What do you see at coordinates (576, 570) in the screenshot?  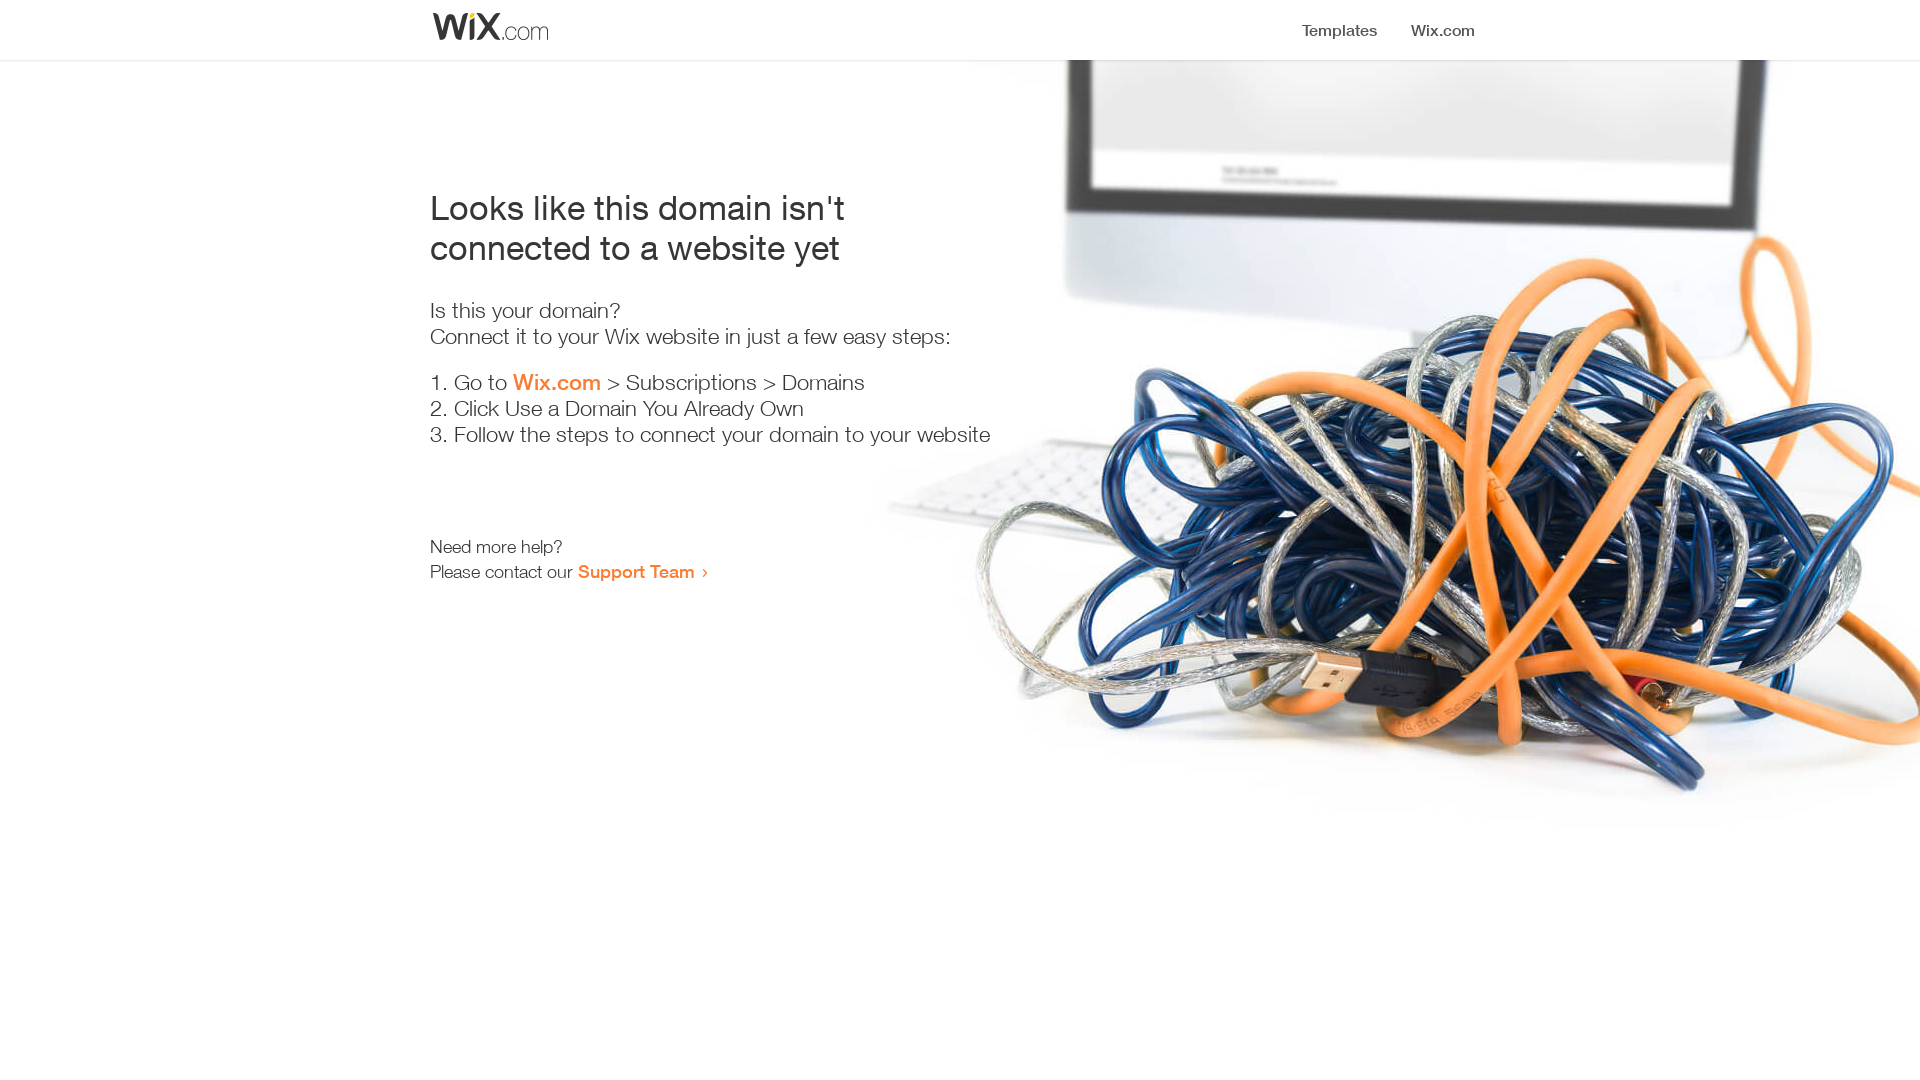 I see `'Support Team'` at bounding box center [576, 570].